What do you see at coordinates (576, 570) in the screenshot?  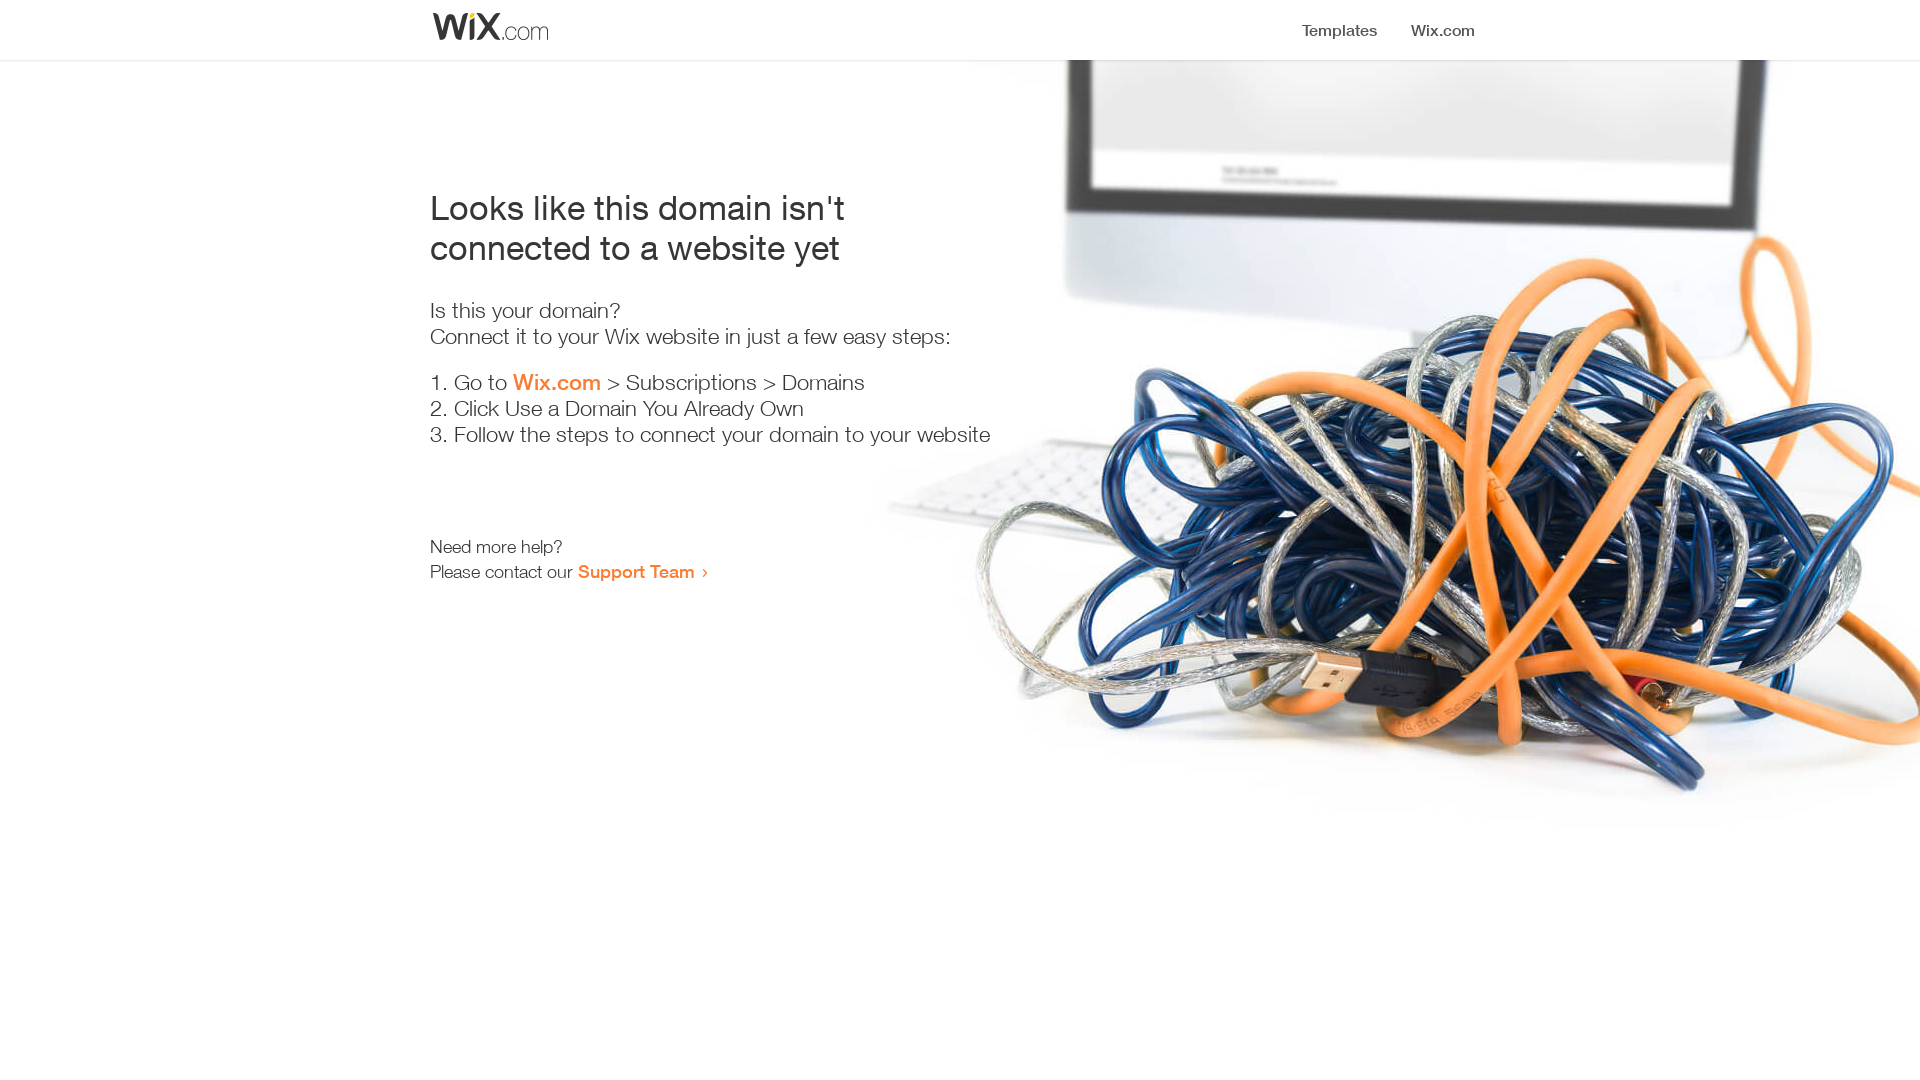 I see `'Support Team'` at bounding box center [576, 570].